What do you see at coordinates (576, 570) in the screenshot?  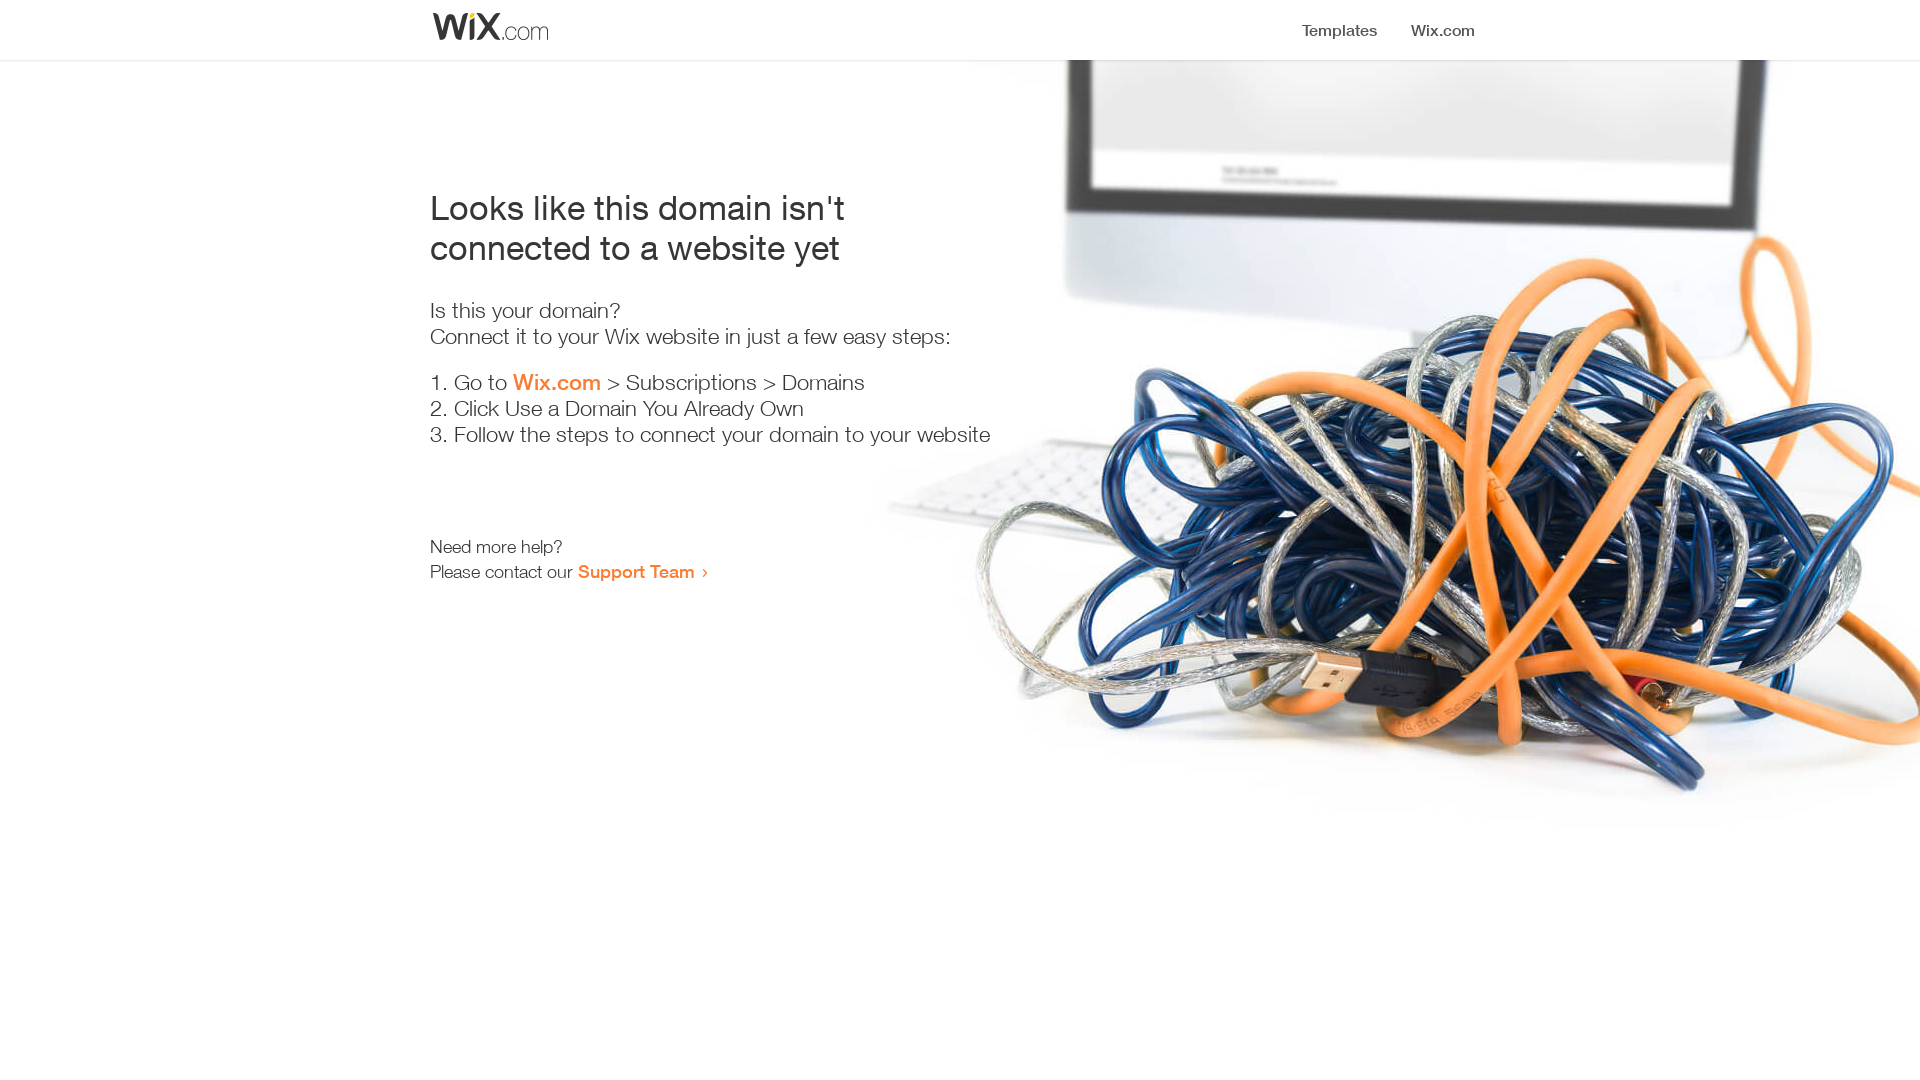 I see `'Support Team'` at bounding box center [576, 570].